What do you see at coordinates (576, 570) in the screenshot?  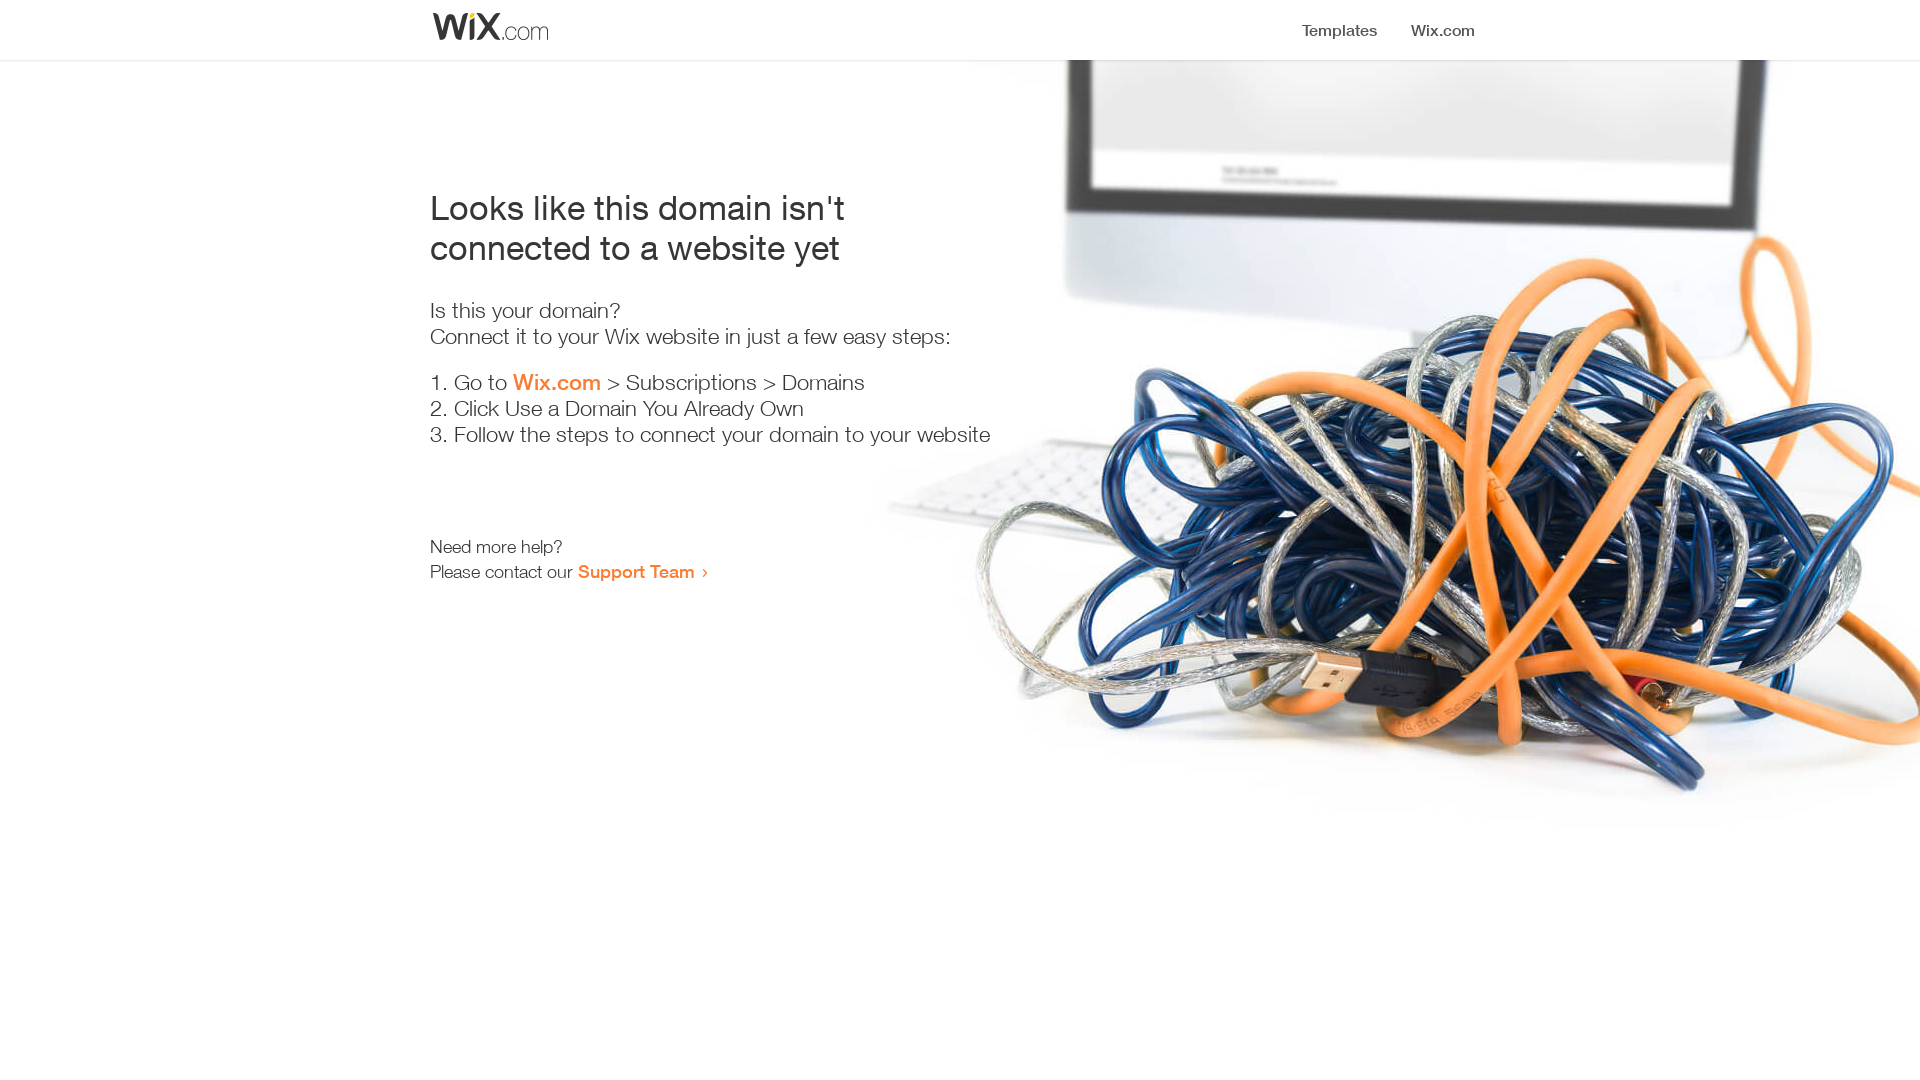 I see `'Support Team'` at bounding box center [576, 570].